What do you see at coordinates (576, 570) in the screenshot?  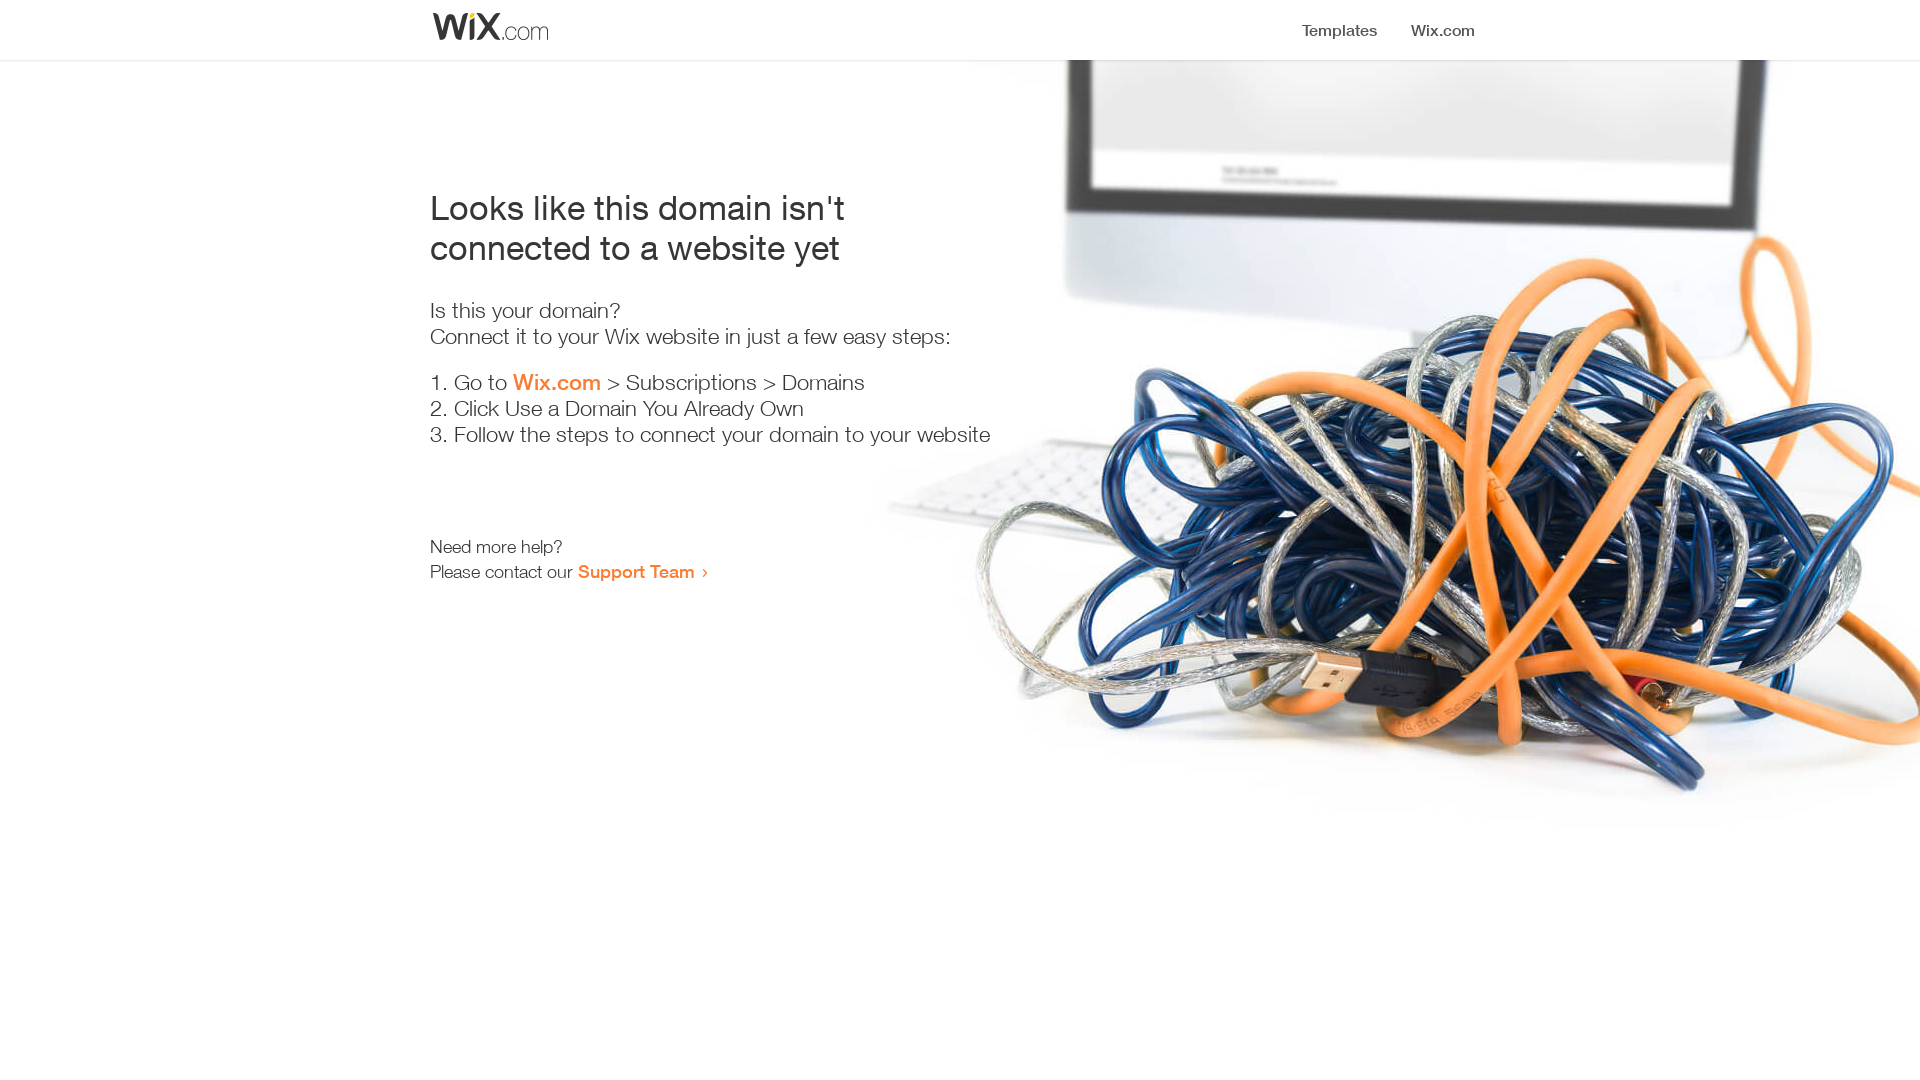 I see `'Support Team'` at bounding box center [576, 570].